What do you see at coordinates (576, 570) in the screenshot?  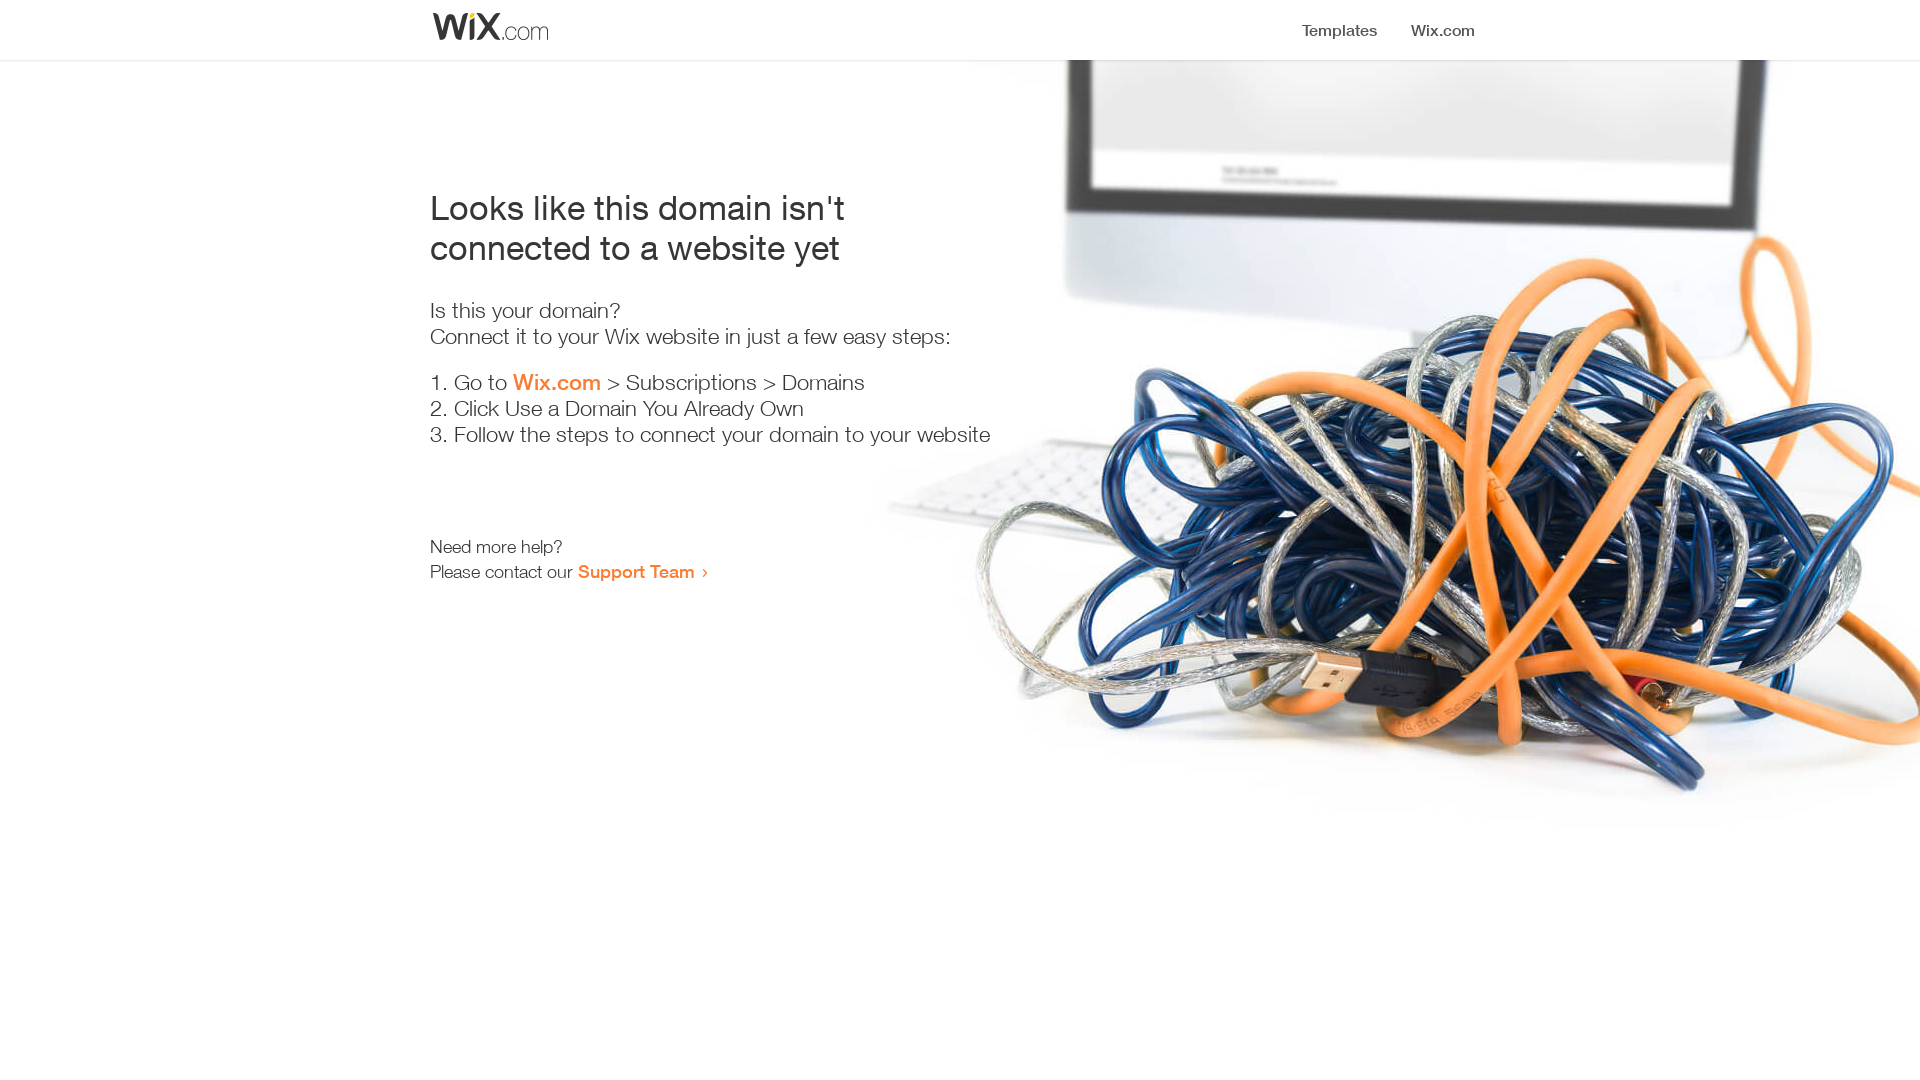 I see `'Support Team'` at bounding box center [576, 570].